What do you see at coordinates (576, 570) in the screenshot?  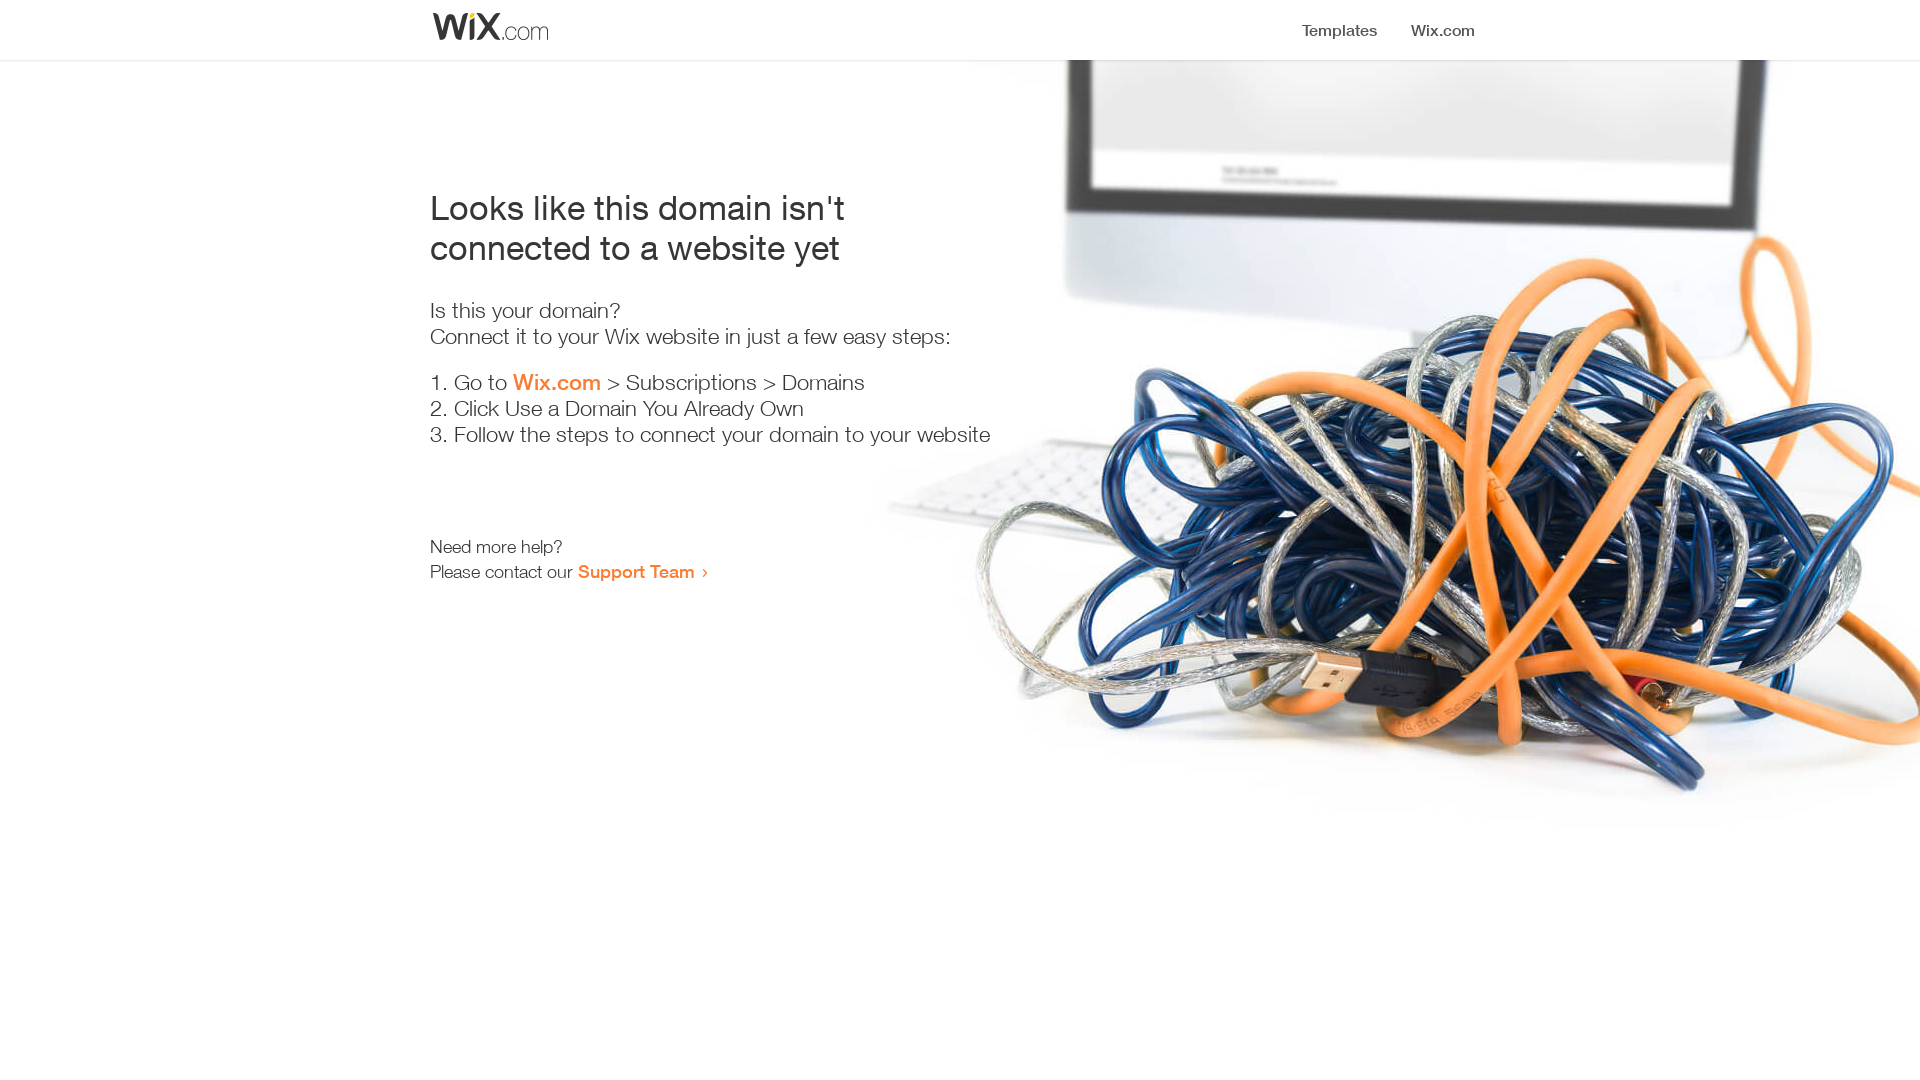 I see `'Support Team'` at bounding box center [576, 570].